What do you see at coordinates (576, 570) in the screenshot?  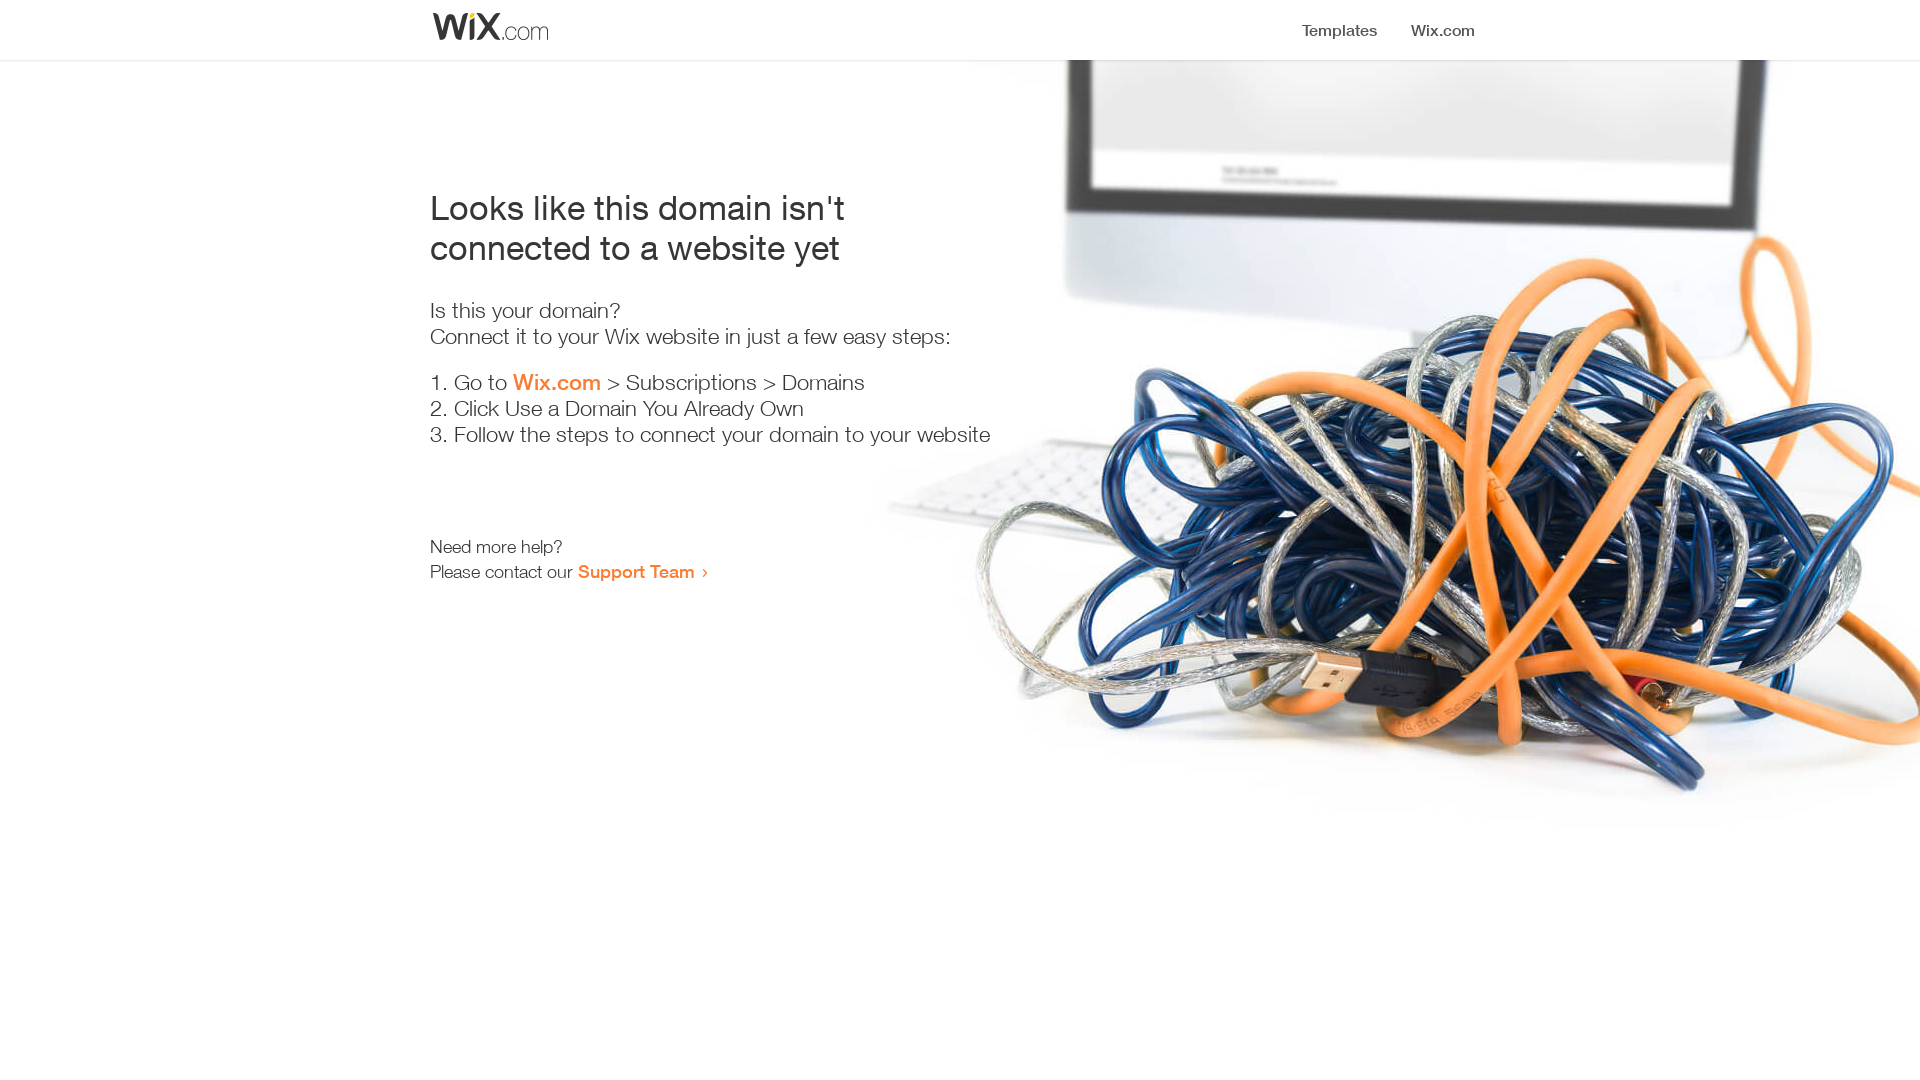 I see `'Support Team'` at bounding box center [576, 570].